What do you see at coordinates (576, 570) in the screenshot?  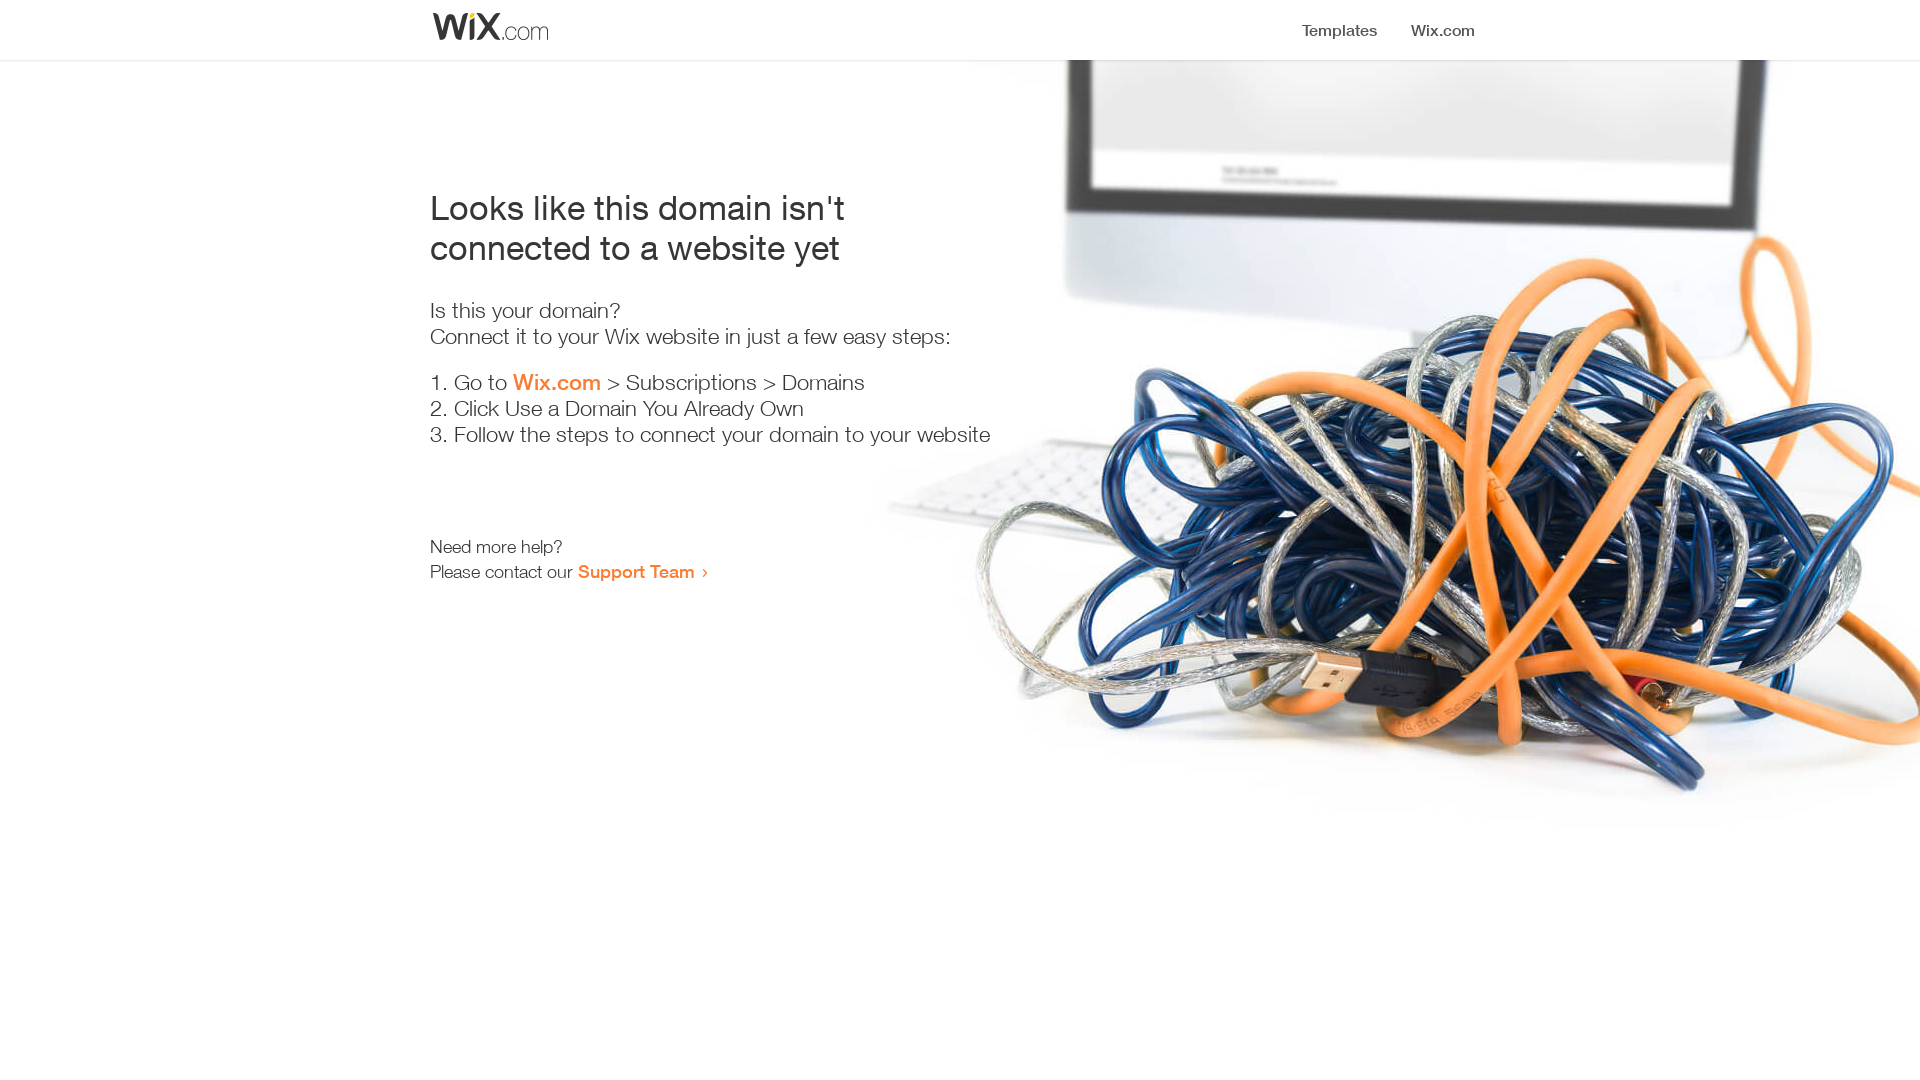 I see `'Support Team'` at bounding box center [576, 570].